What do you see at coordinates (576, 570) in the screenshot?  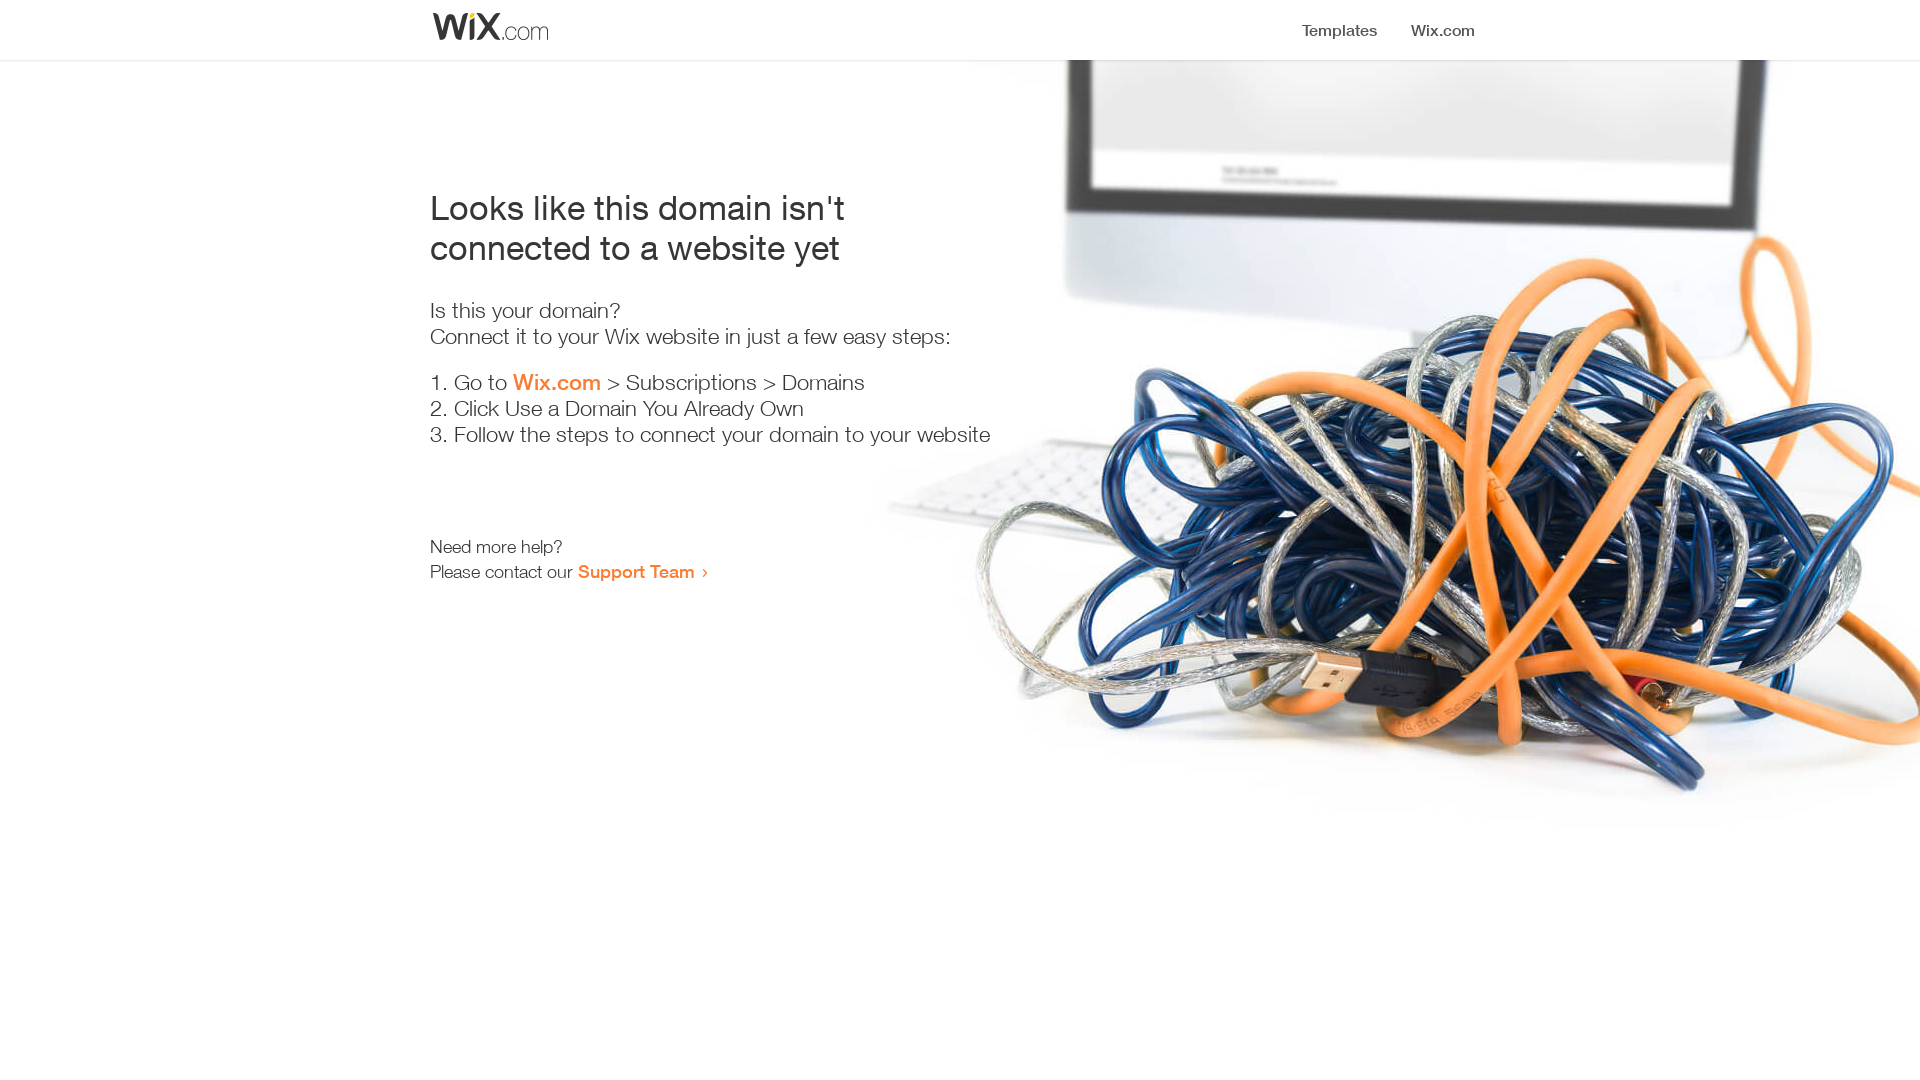 I see `'Support Team'` at bounding box center [576, 570].